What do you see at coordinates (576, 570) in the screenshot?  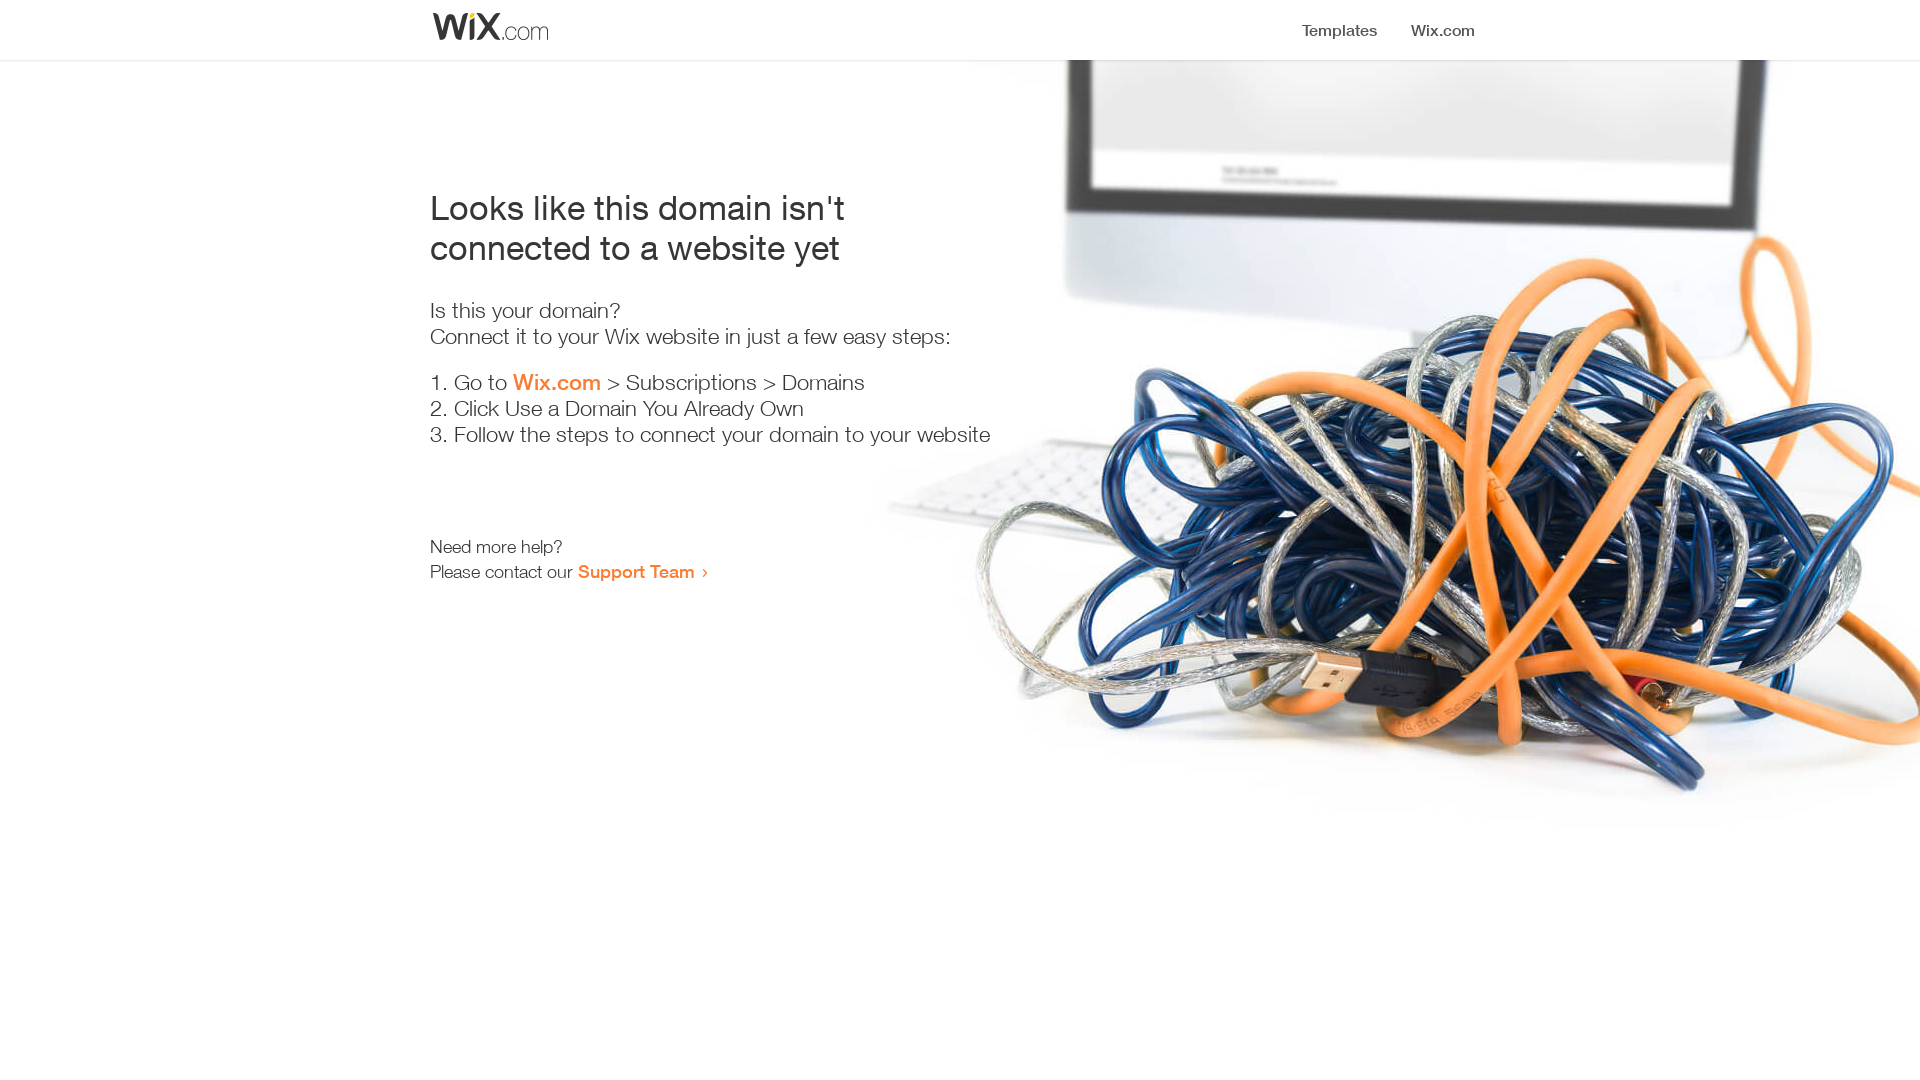 I see `'Support Team'` at bounding box center [576, 570].